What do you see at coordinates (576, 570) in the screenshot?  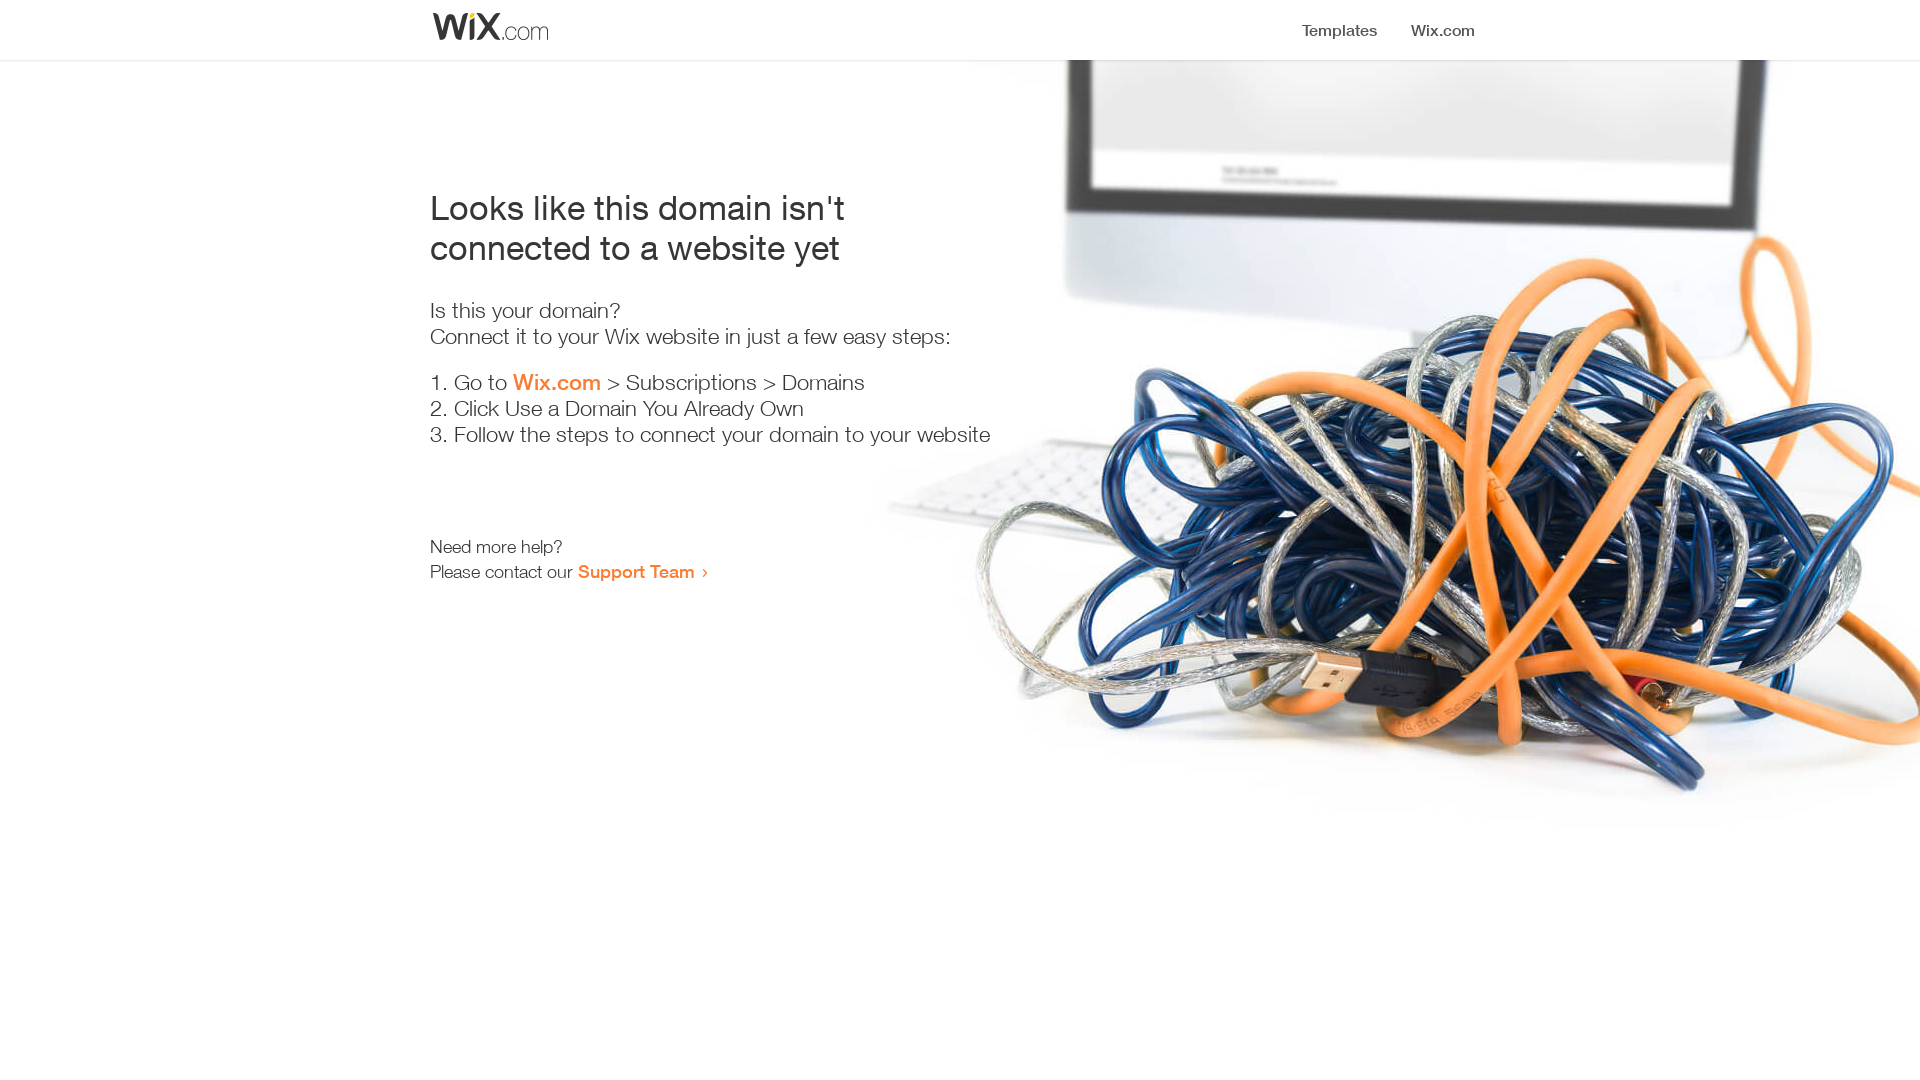 I see `'Support Team'` at bounding box center [576, 570].